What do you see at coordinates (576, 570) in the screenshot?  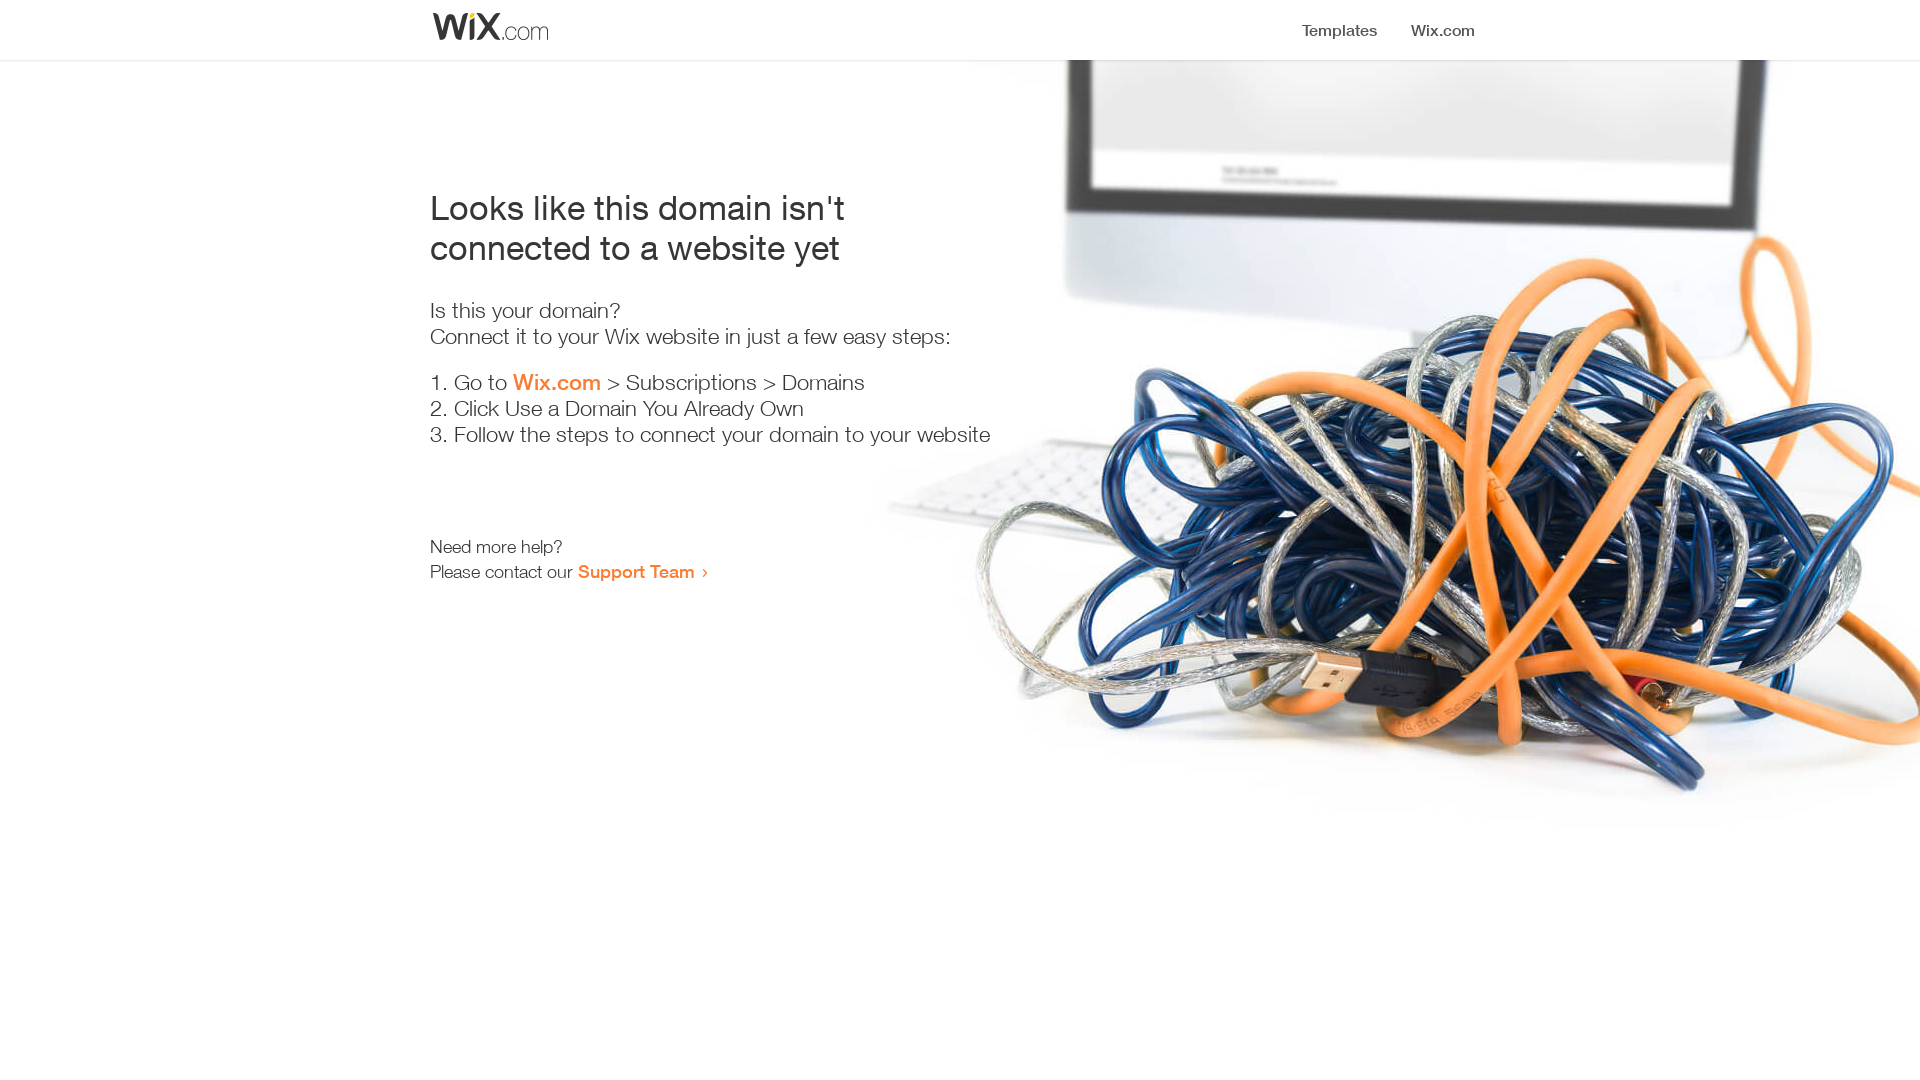 I see `'Support Team'` at bounding box center [576, 570].